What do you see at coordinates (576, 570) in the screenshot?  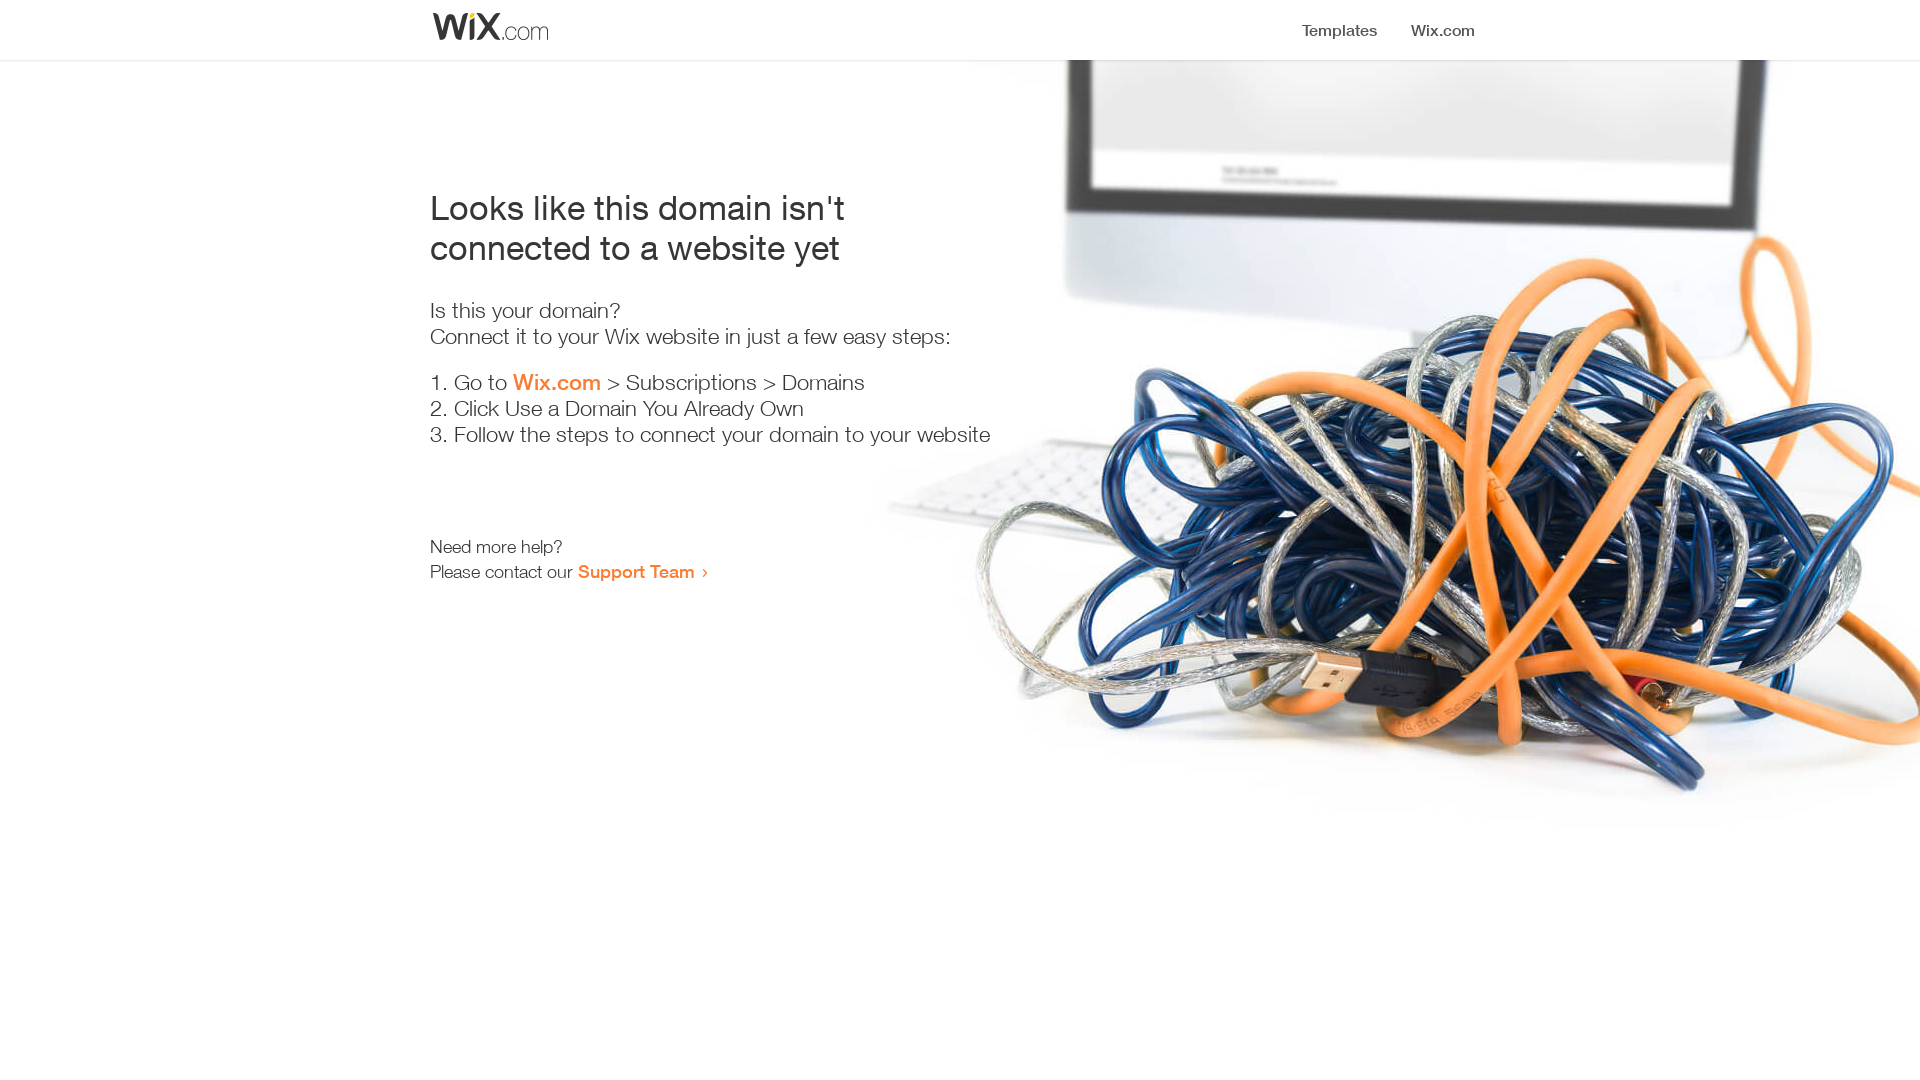 I see `'Support Team'` at bounding box center [576, 570].